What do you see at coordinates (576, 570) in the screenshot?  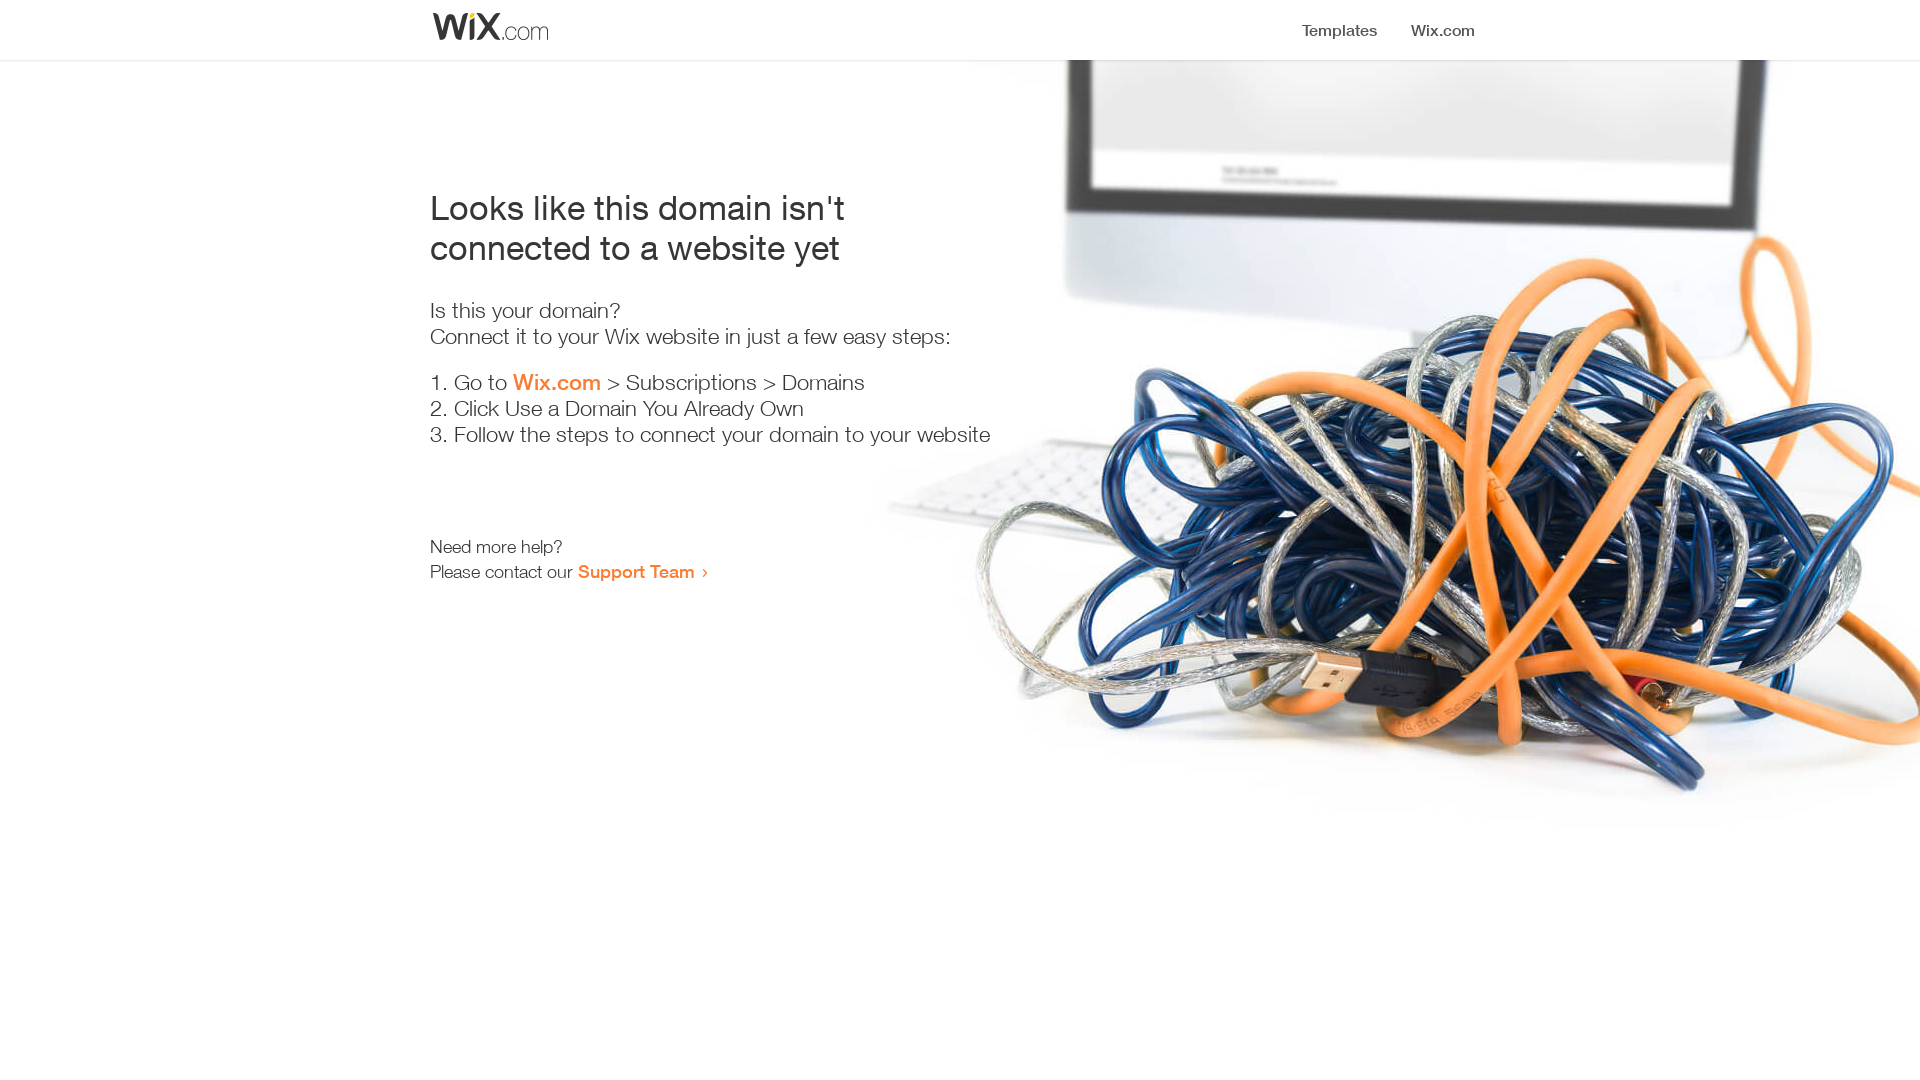 I see `'Support Team'` at bounding box center [576, 570].